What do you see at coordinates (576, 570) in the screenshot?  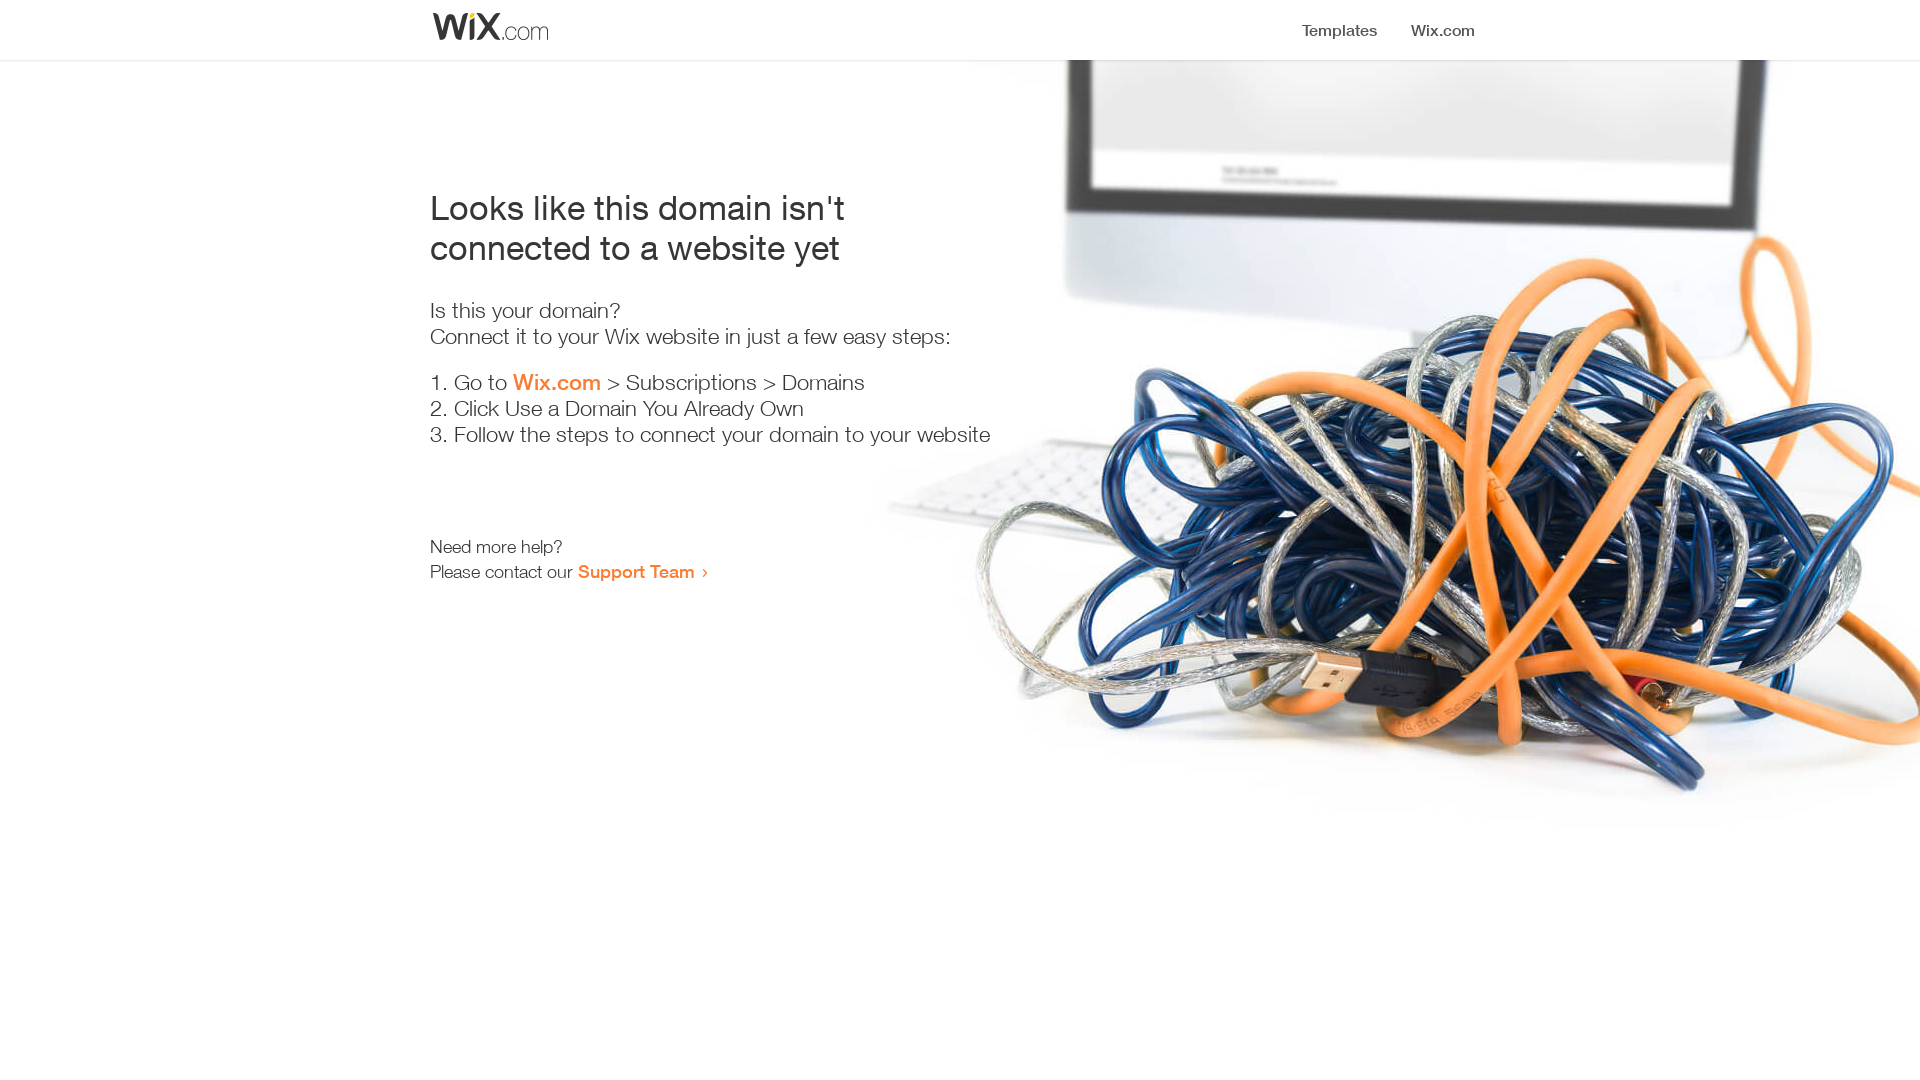 I see `'Support Team'` at bounding box center [576, 570].